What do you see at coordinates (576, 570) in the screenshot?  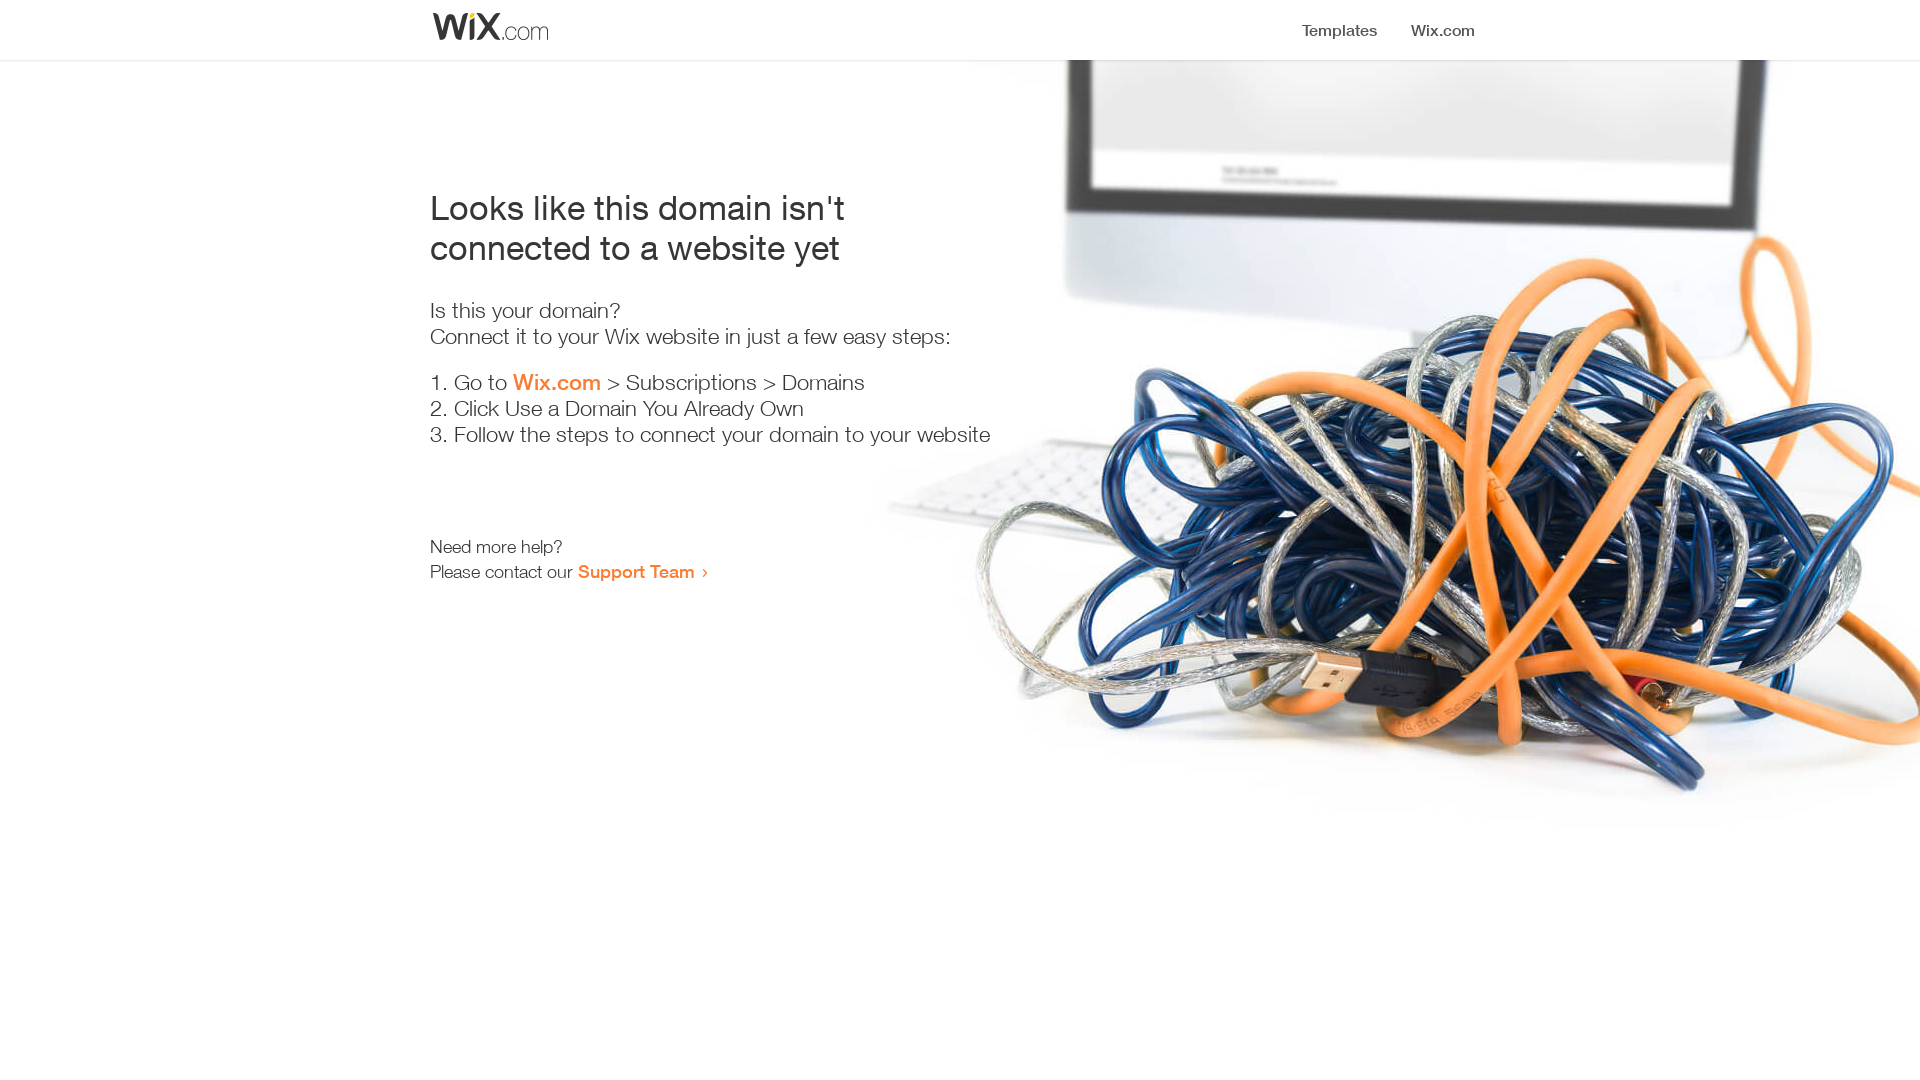 I see `'Support Team'` at bounding box center [576, 570].